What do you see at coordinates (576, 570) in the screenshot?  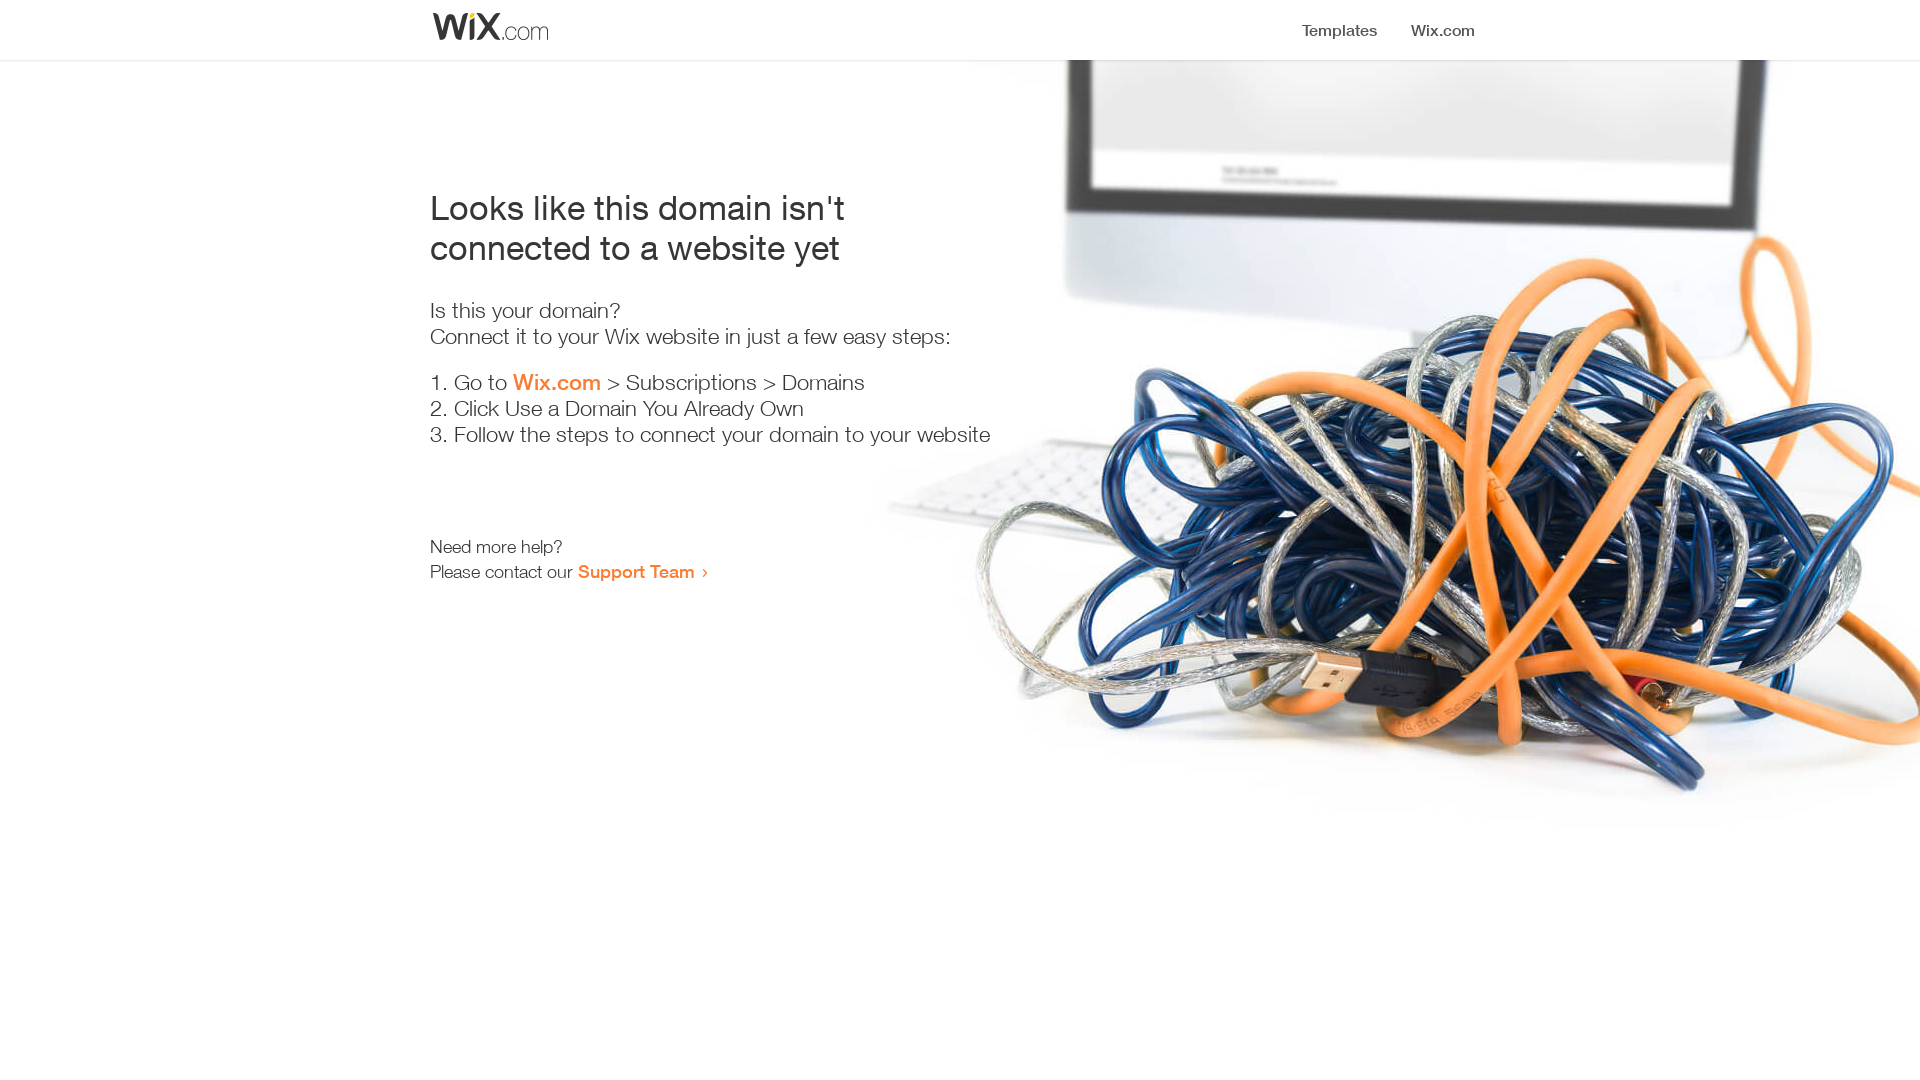 I see `'Support Team'` at bounding box center [576, 570].